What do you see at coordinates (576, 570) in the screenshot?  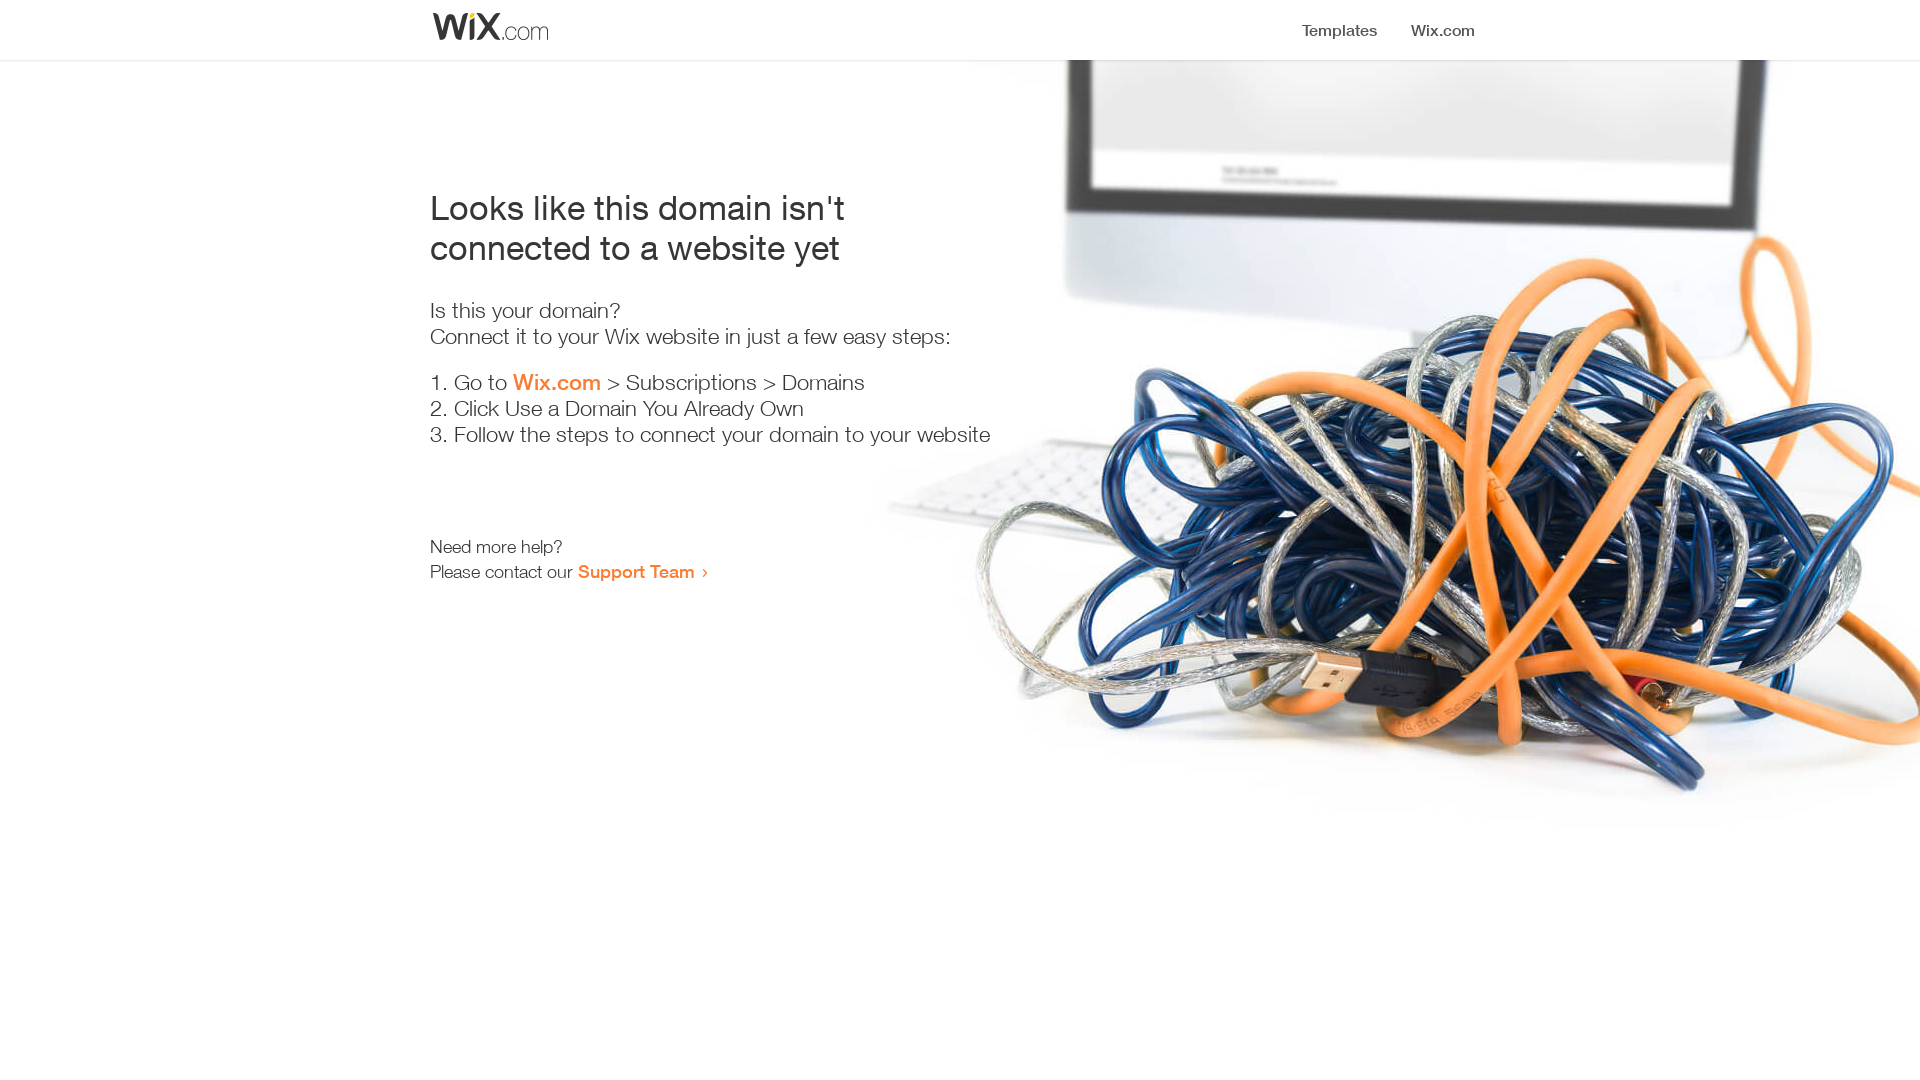 I see `'Support Team'` at bounding box center [576, 570].